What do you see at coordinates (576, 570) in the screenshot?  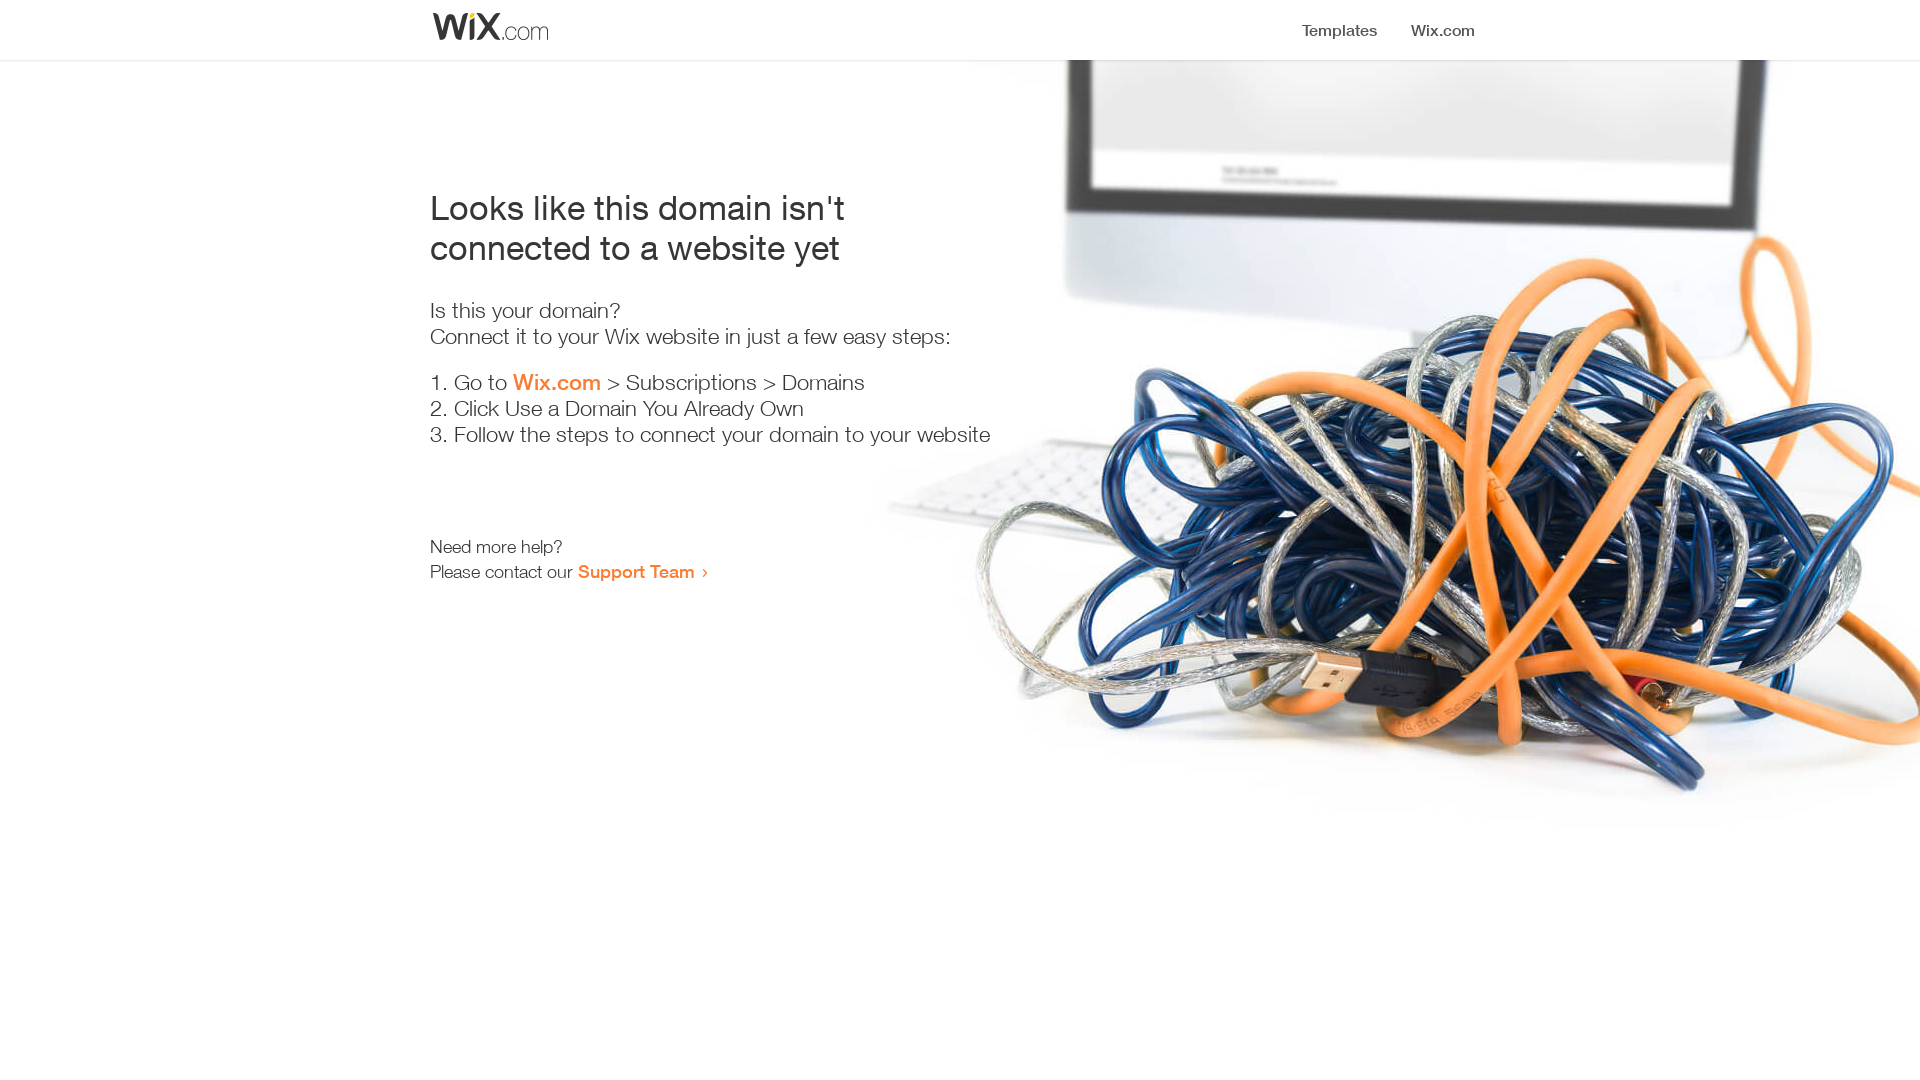 I see `'Support Team'` at bounding box center [576, 570].